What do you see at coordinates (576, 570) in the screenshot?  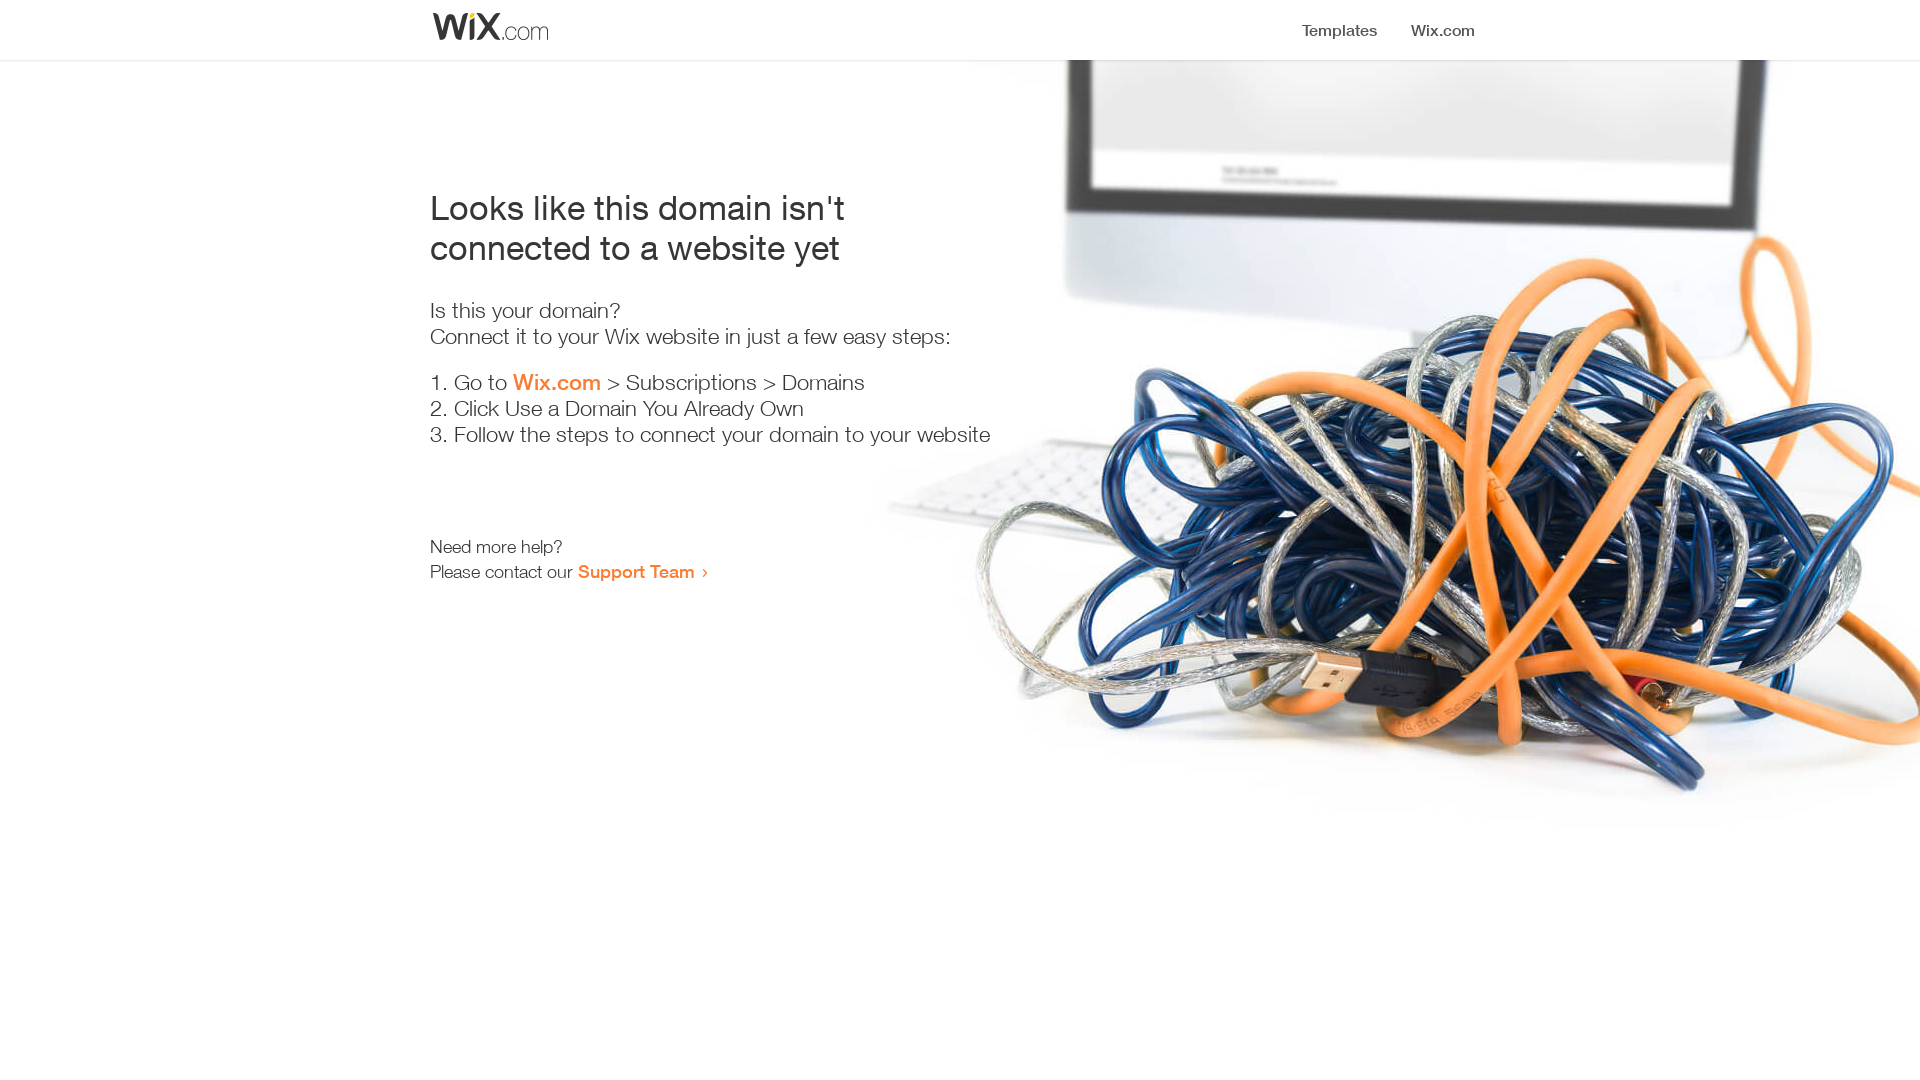 I see `'Support Team'` at bounding box center [576, 570].